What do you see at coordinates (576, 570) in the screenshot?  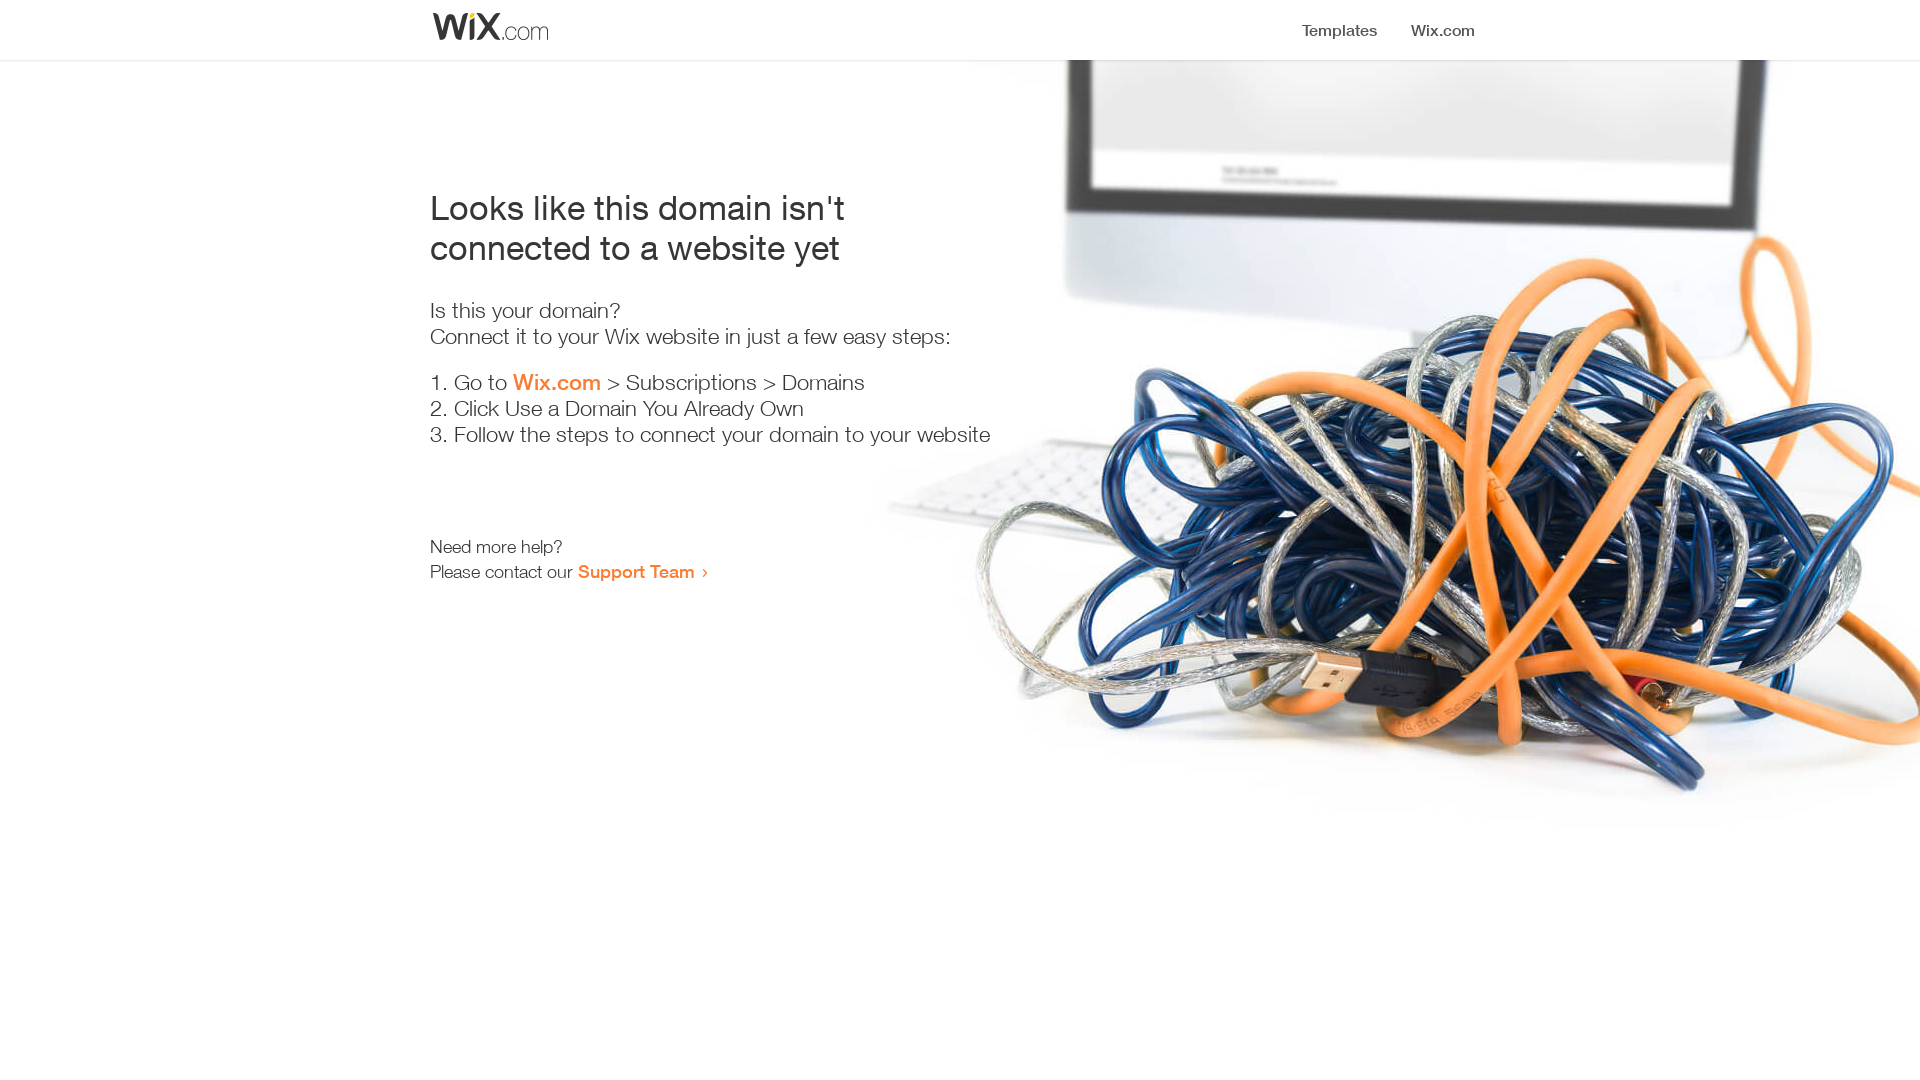 I see `'Support Team'` at bounding box center [576, 570].